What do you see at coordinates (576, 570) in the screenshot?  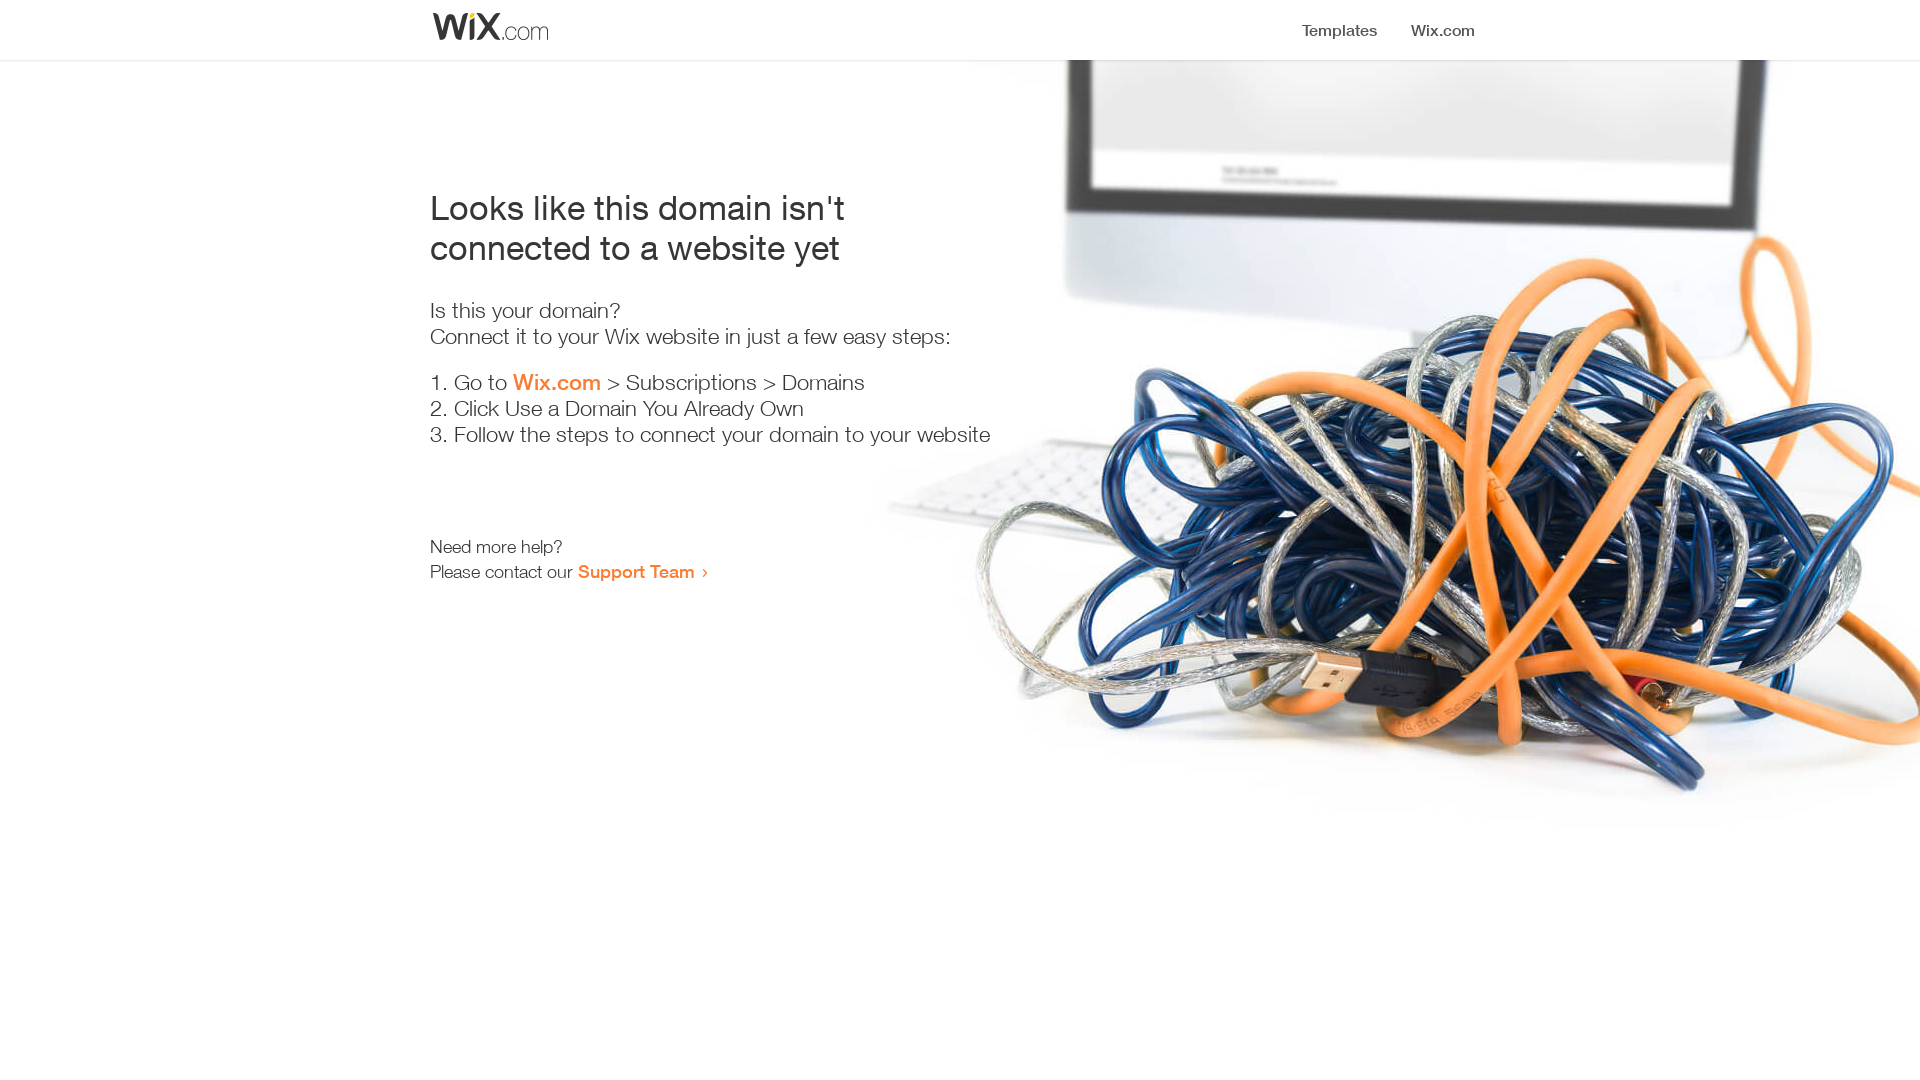 I see `'Support Team'` at bounding box center [576, 570].